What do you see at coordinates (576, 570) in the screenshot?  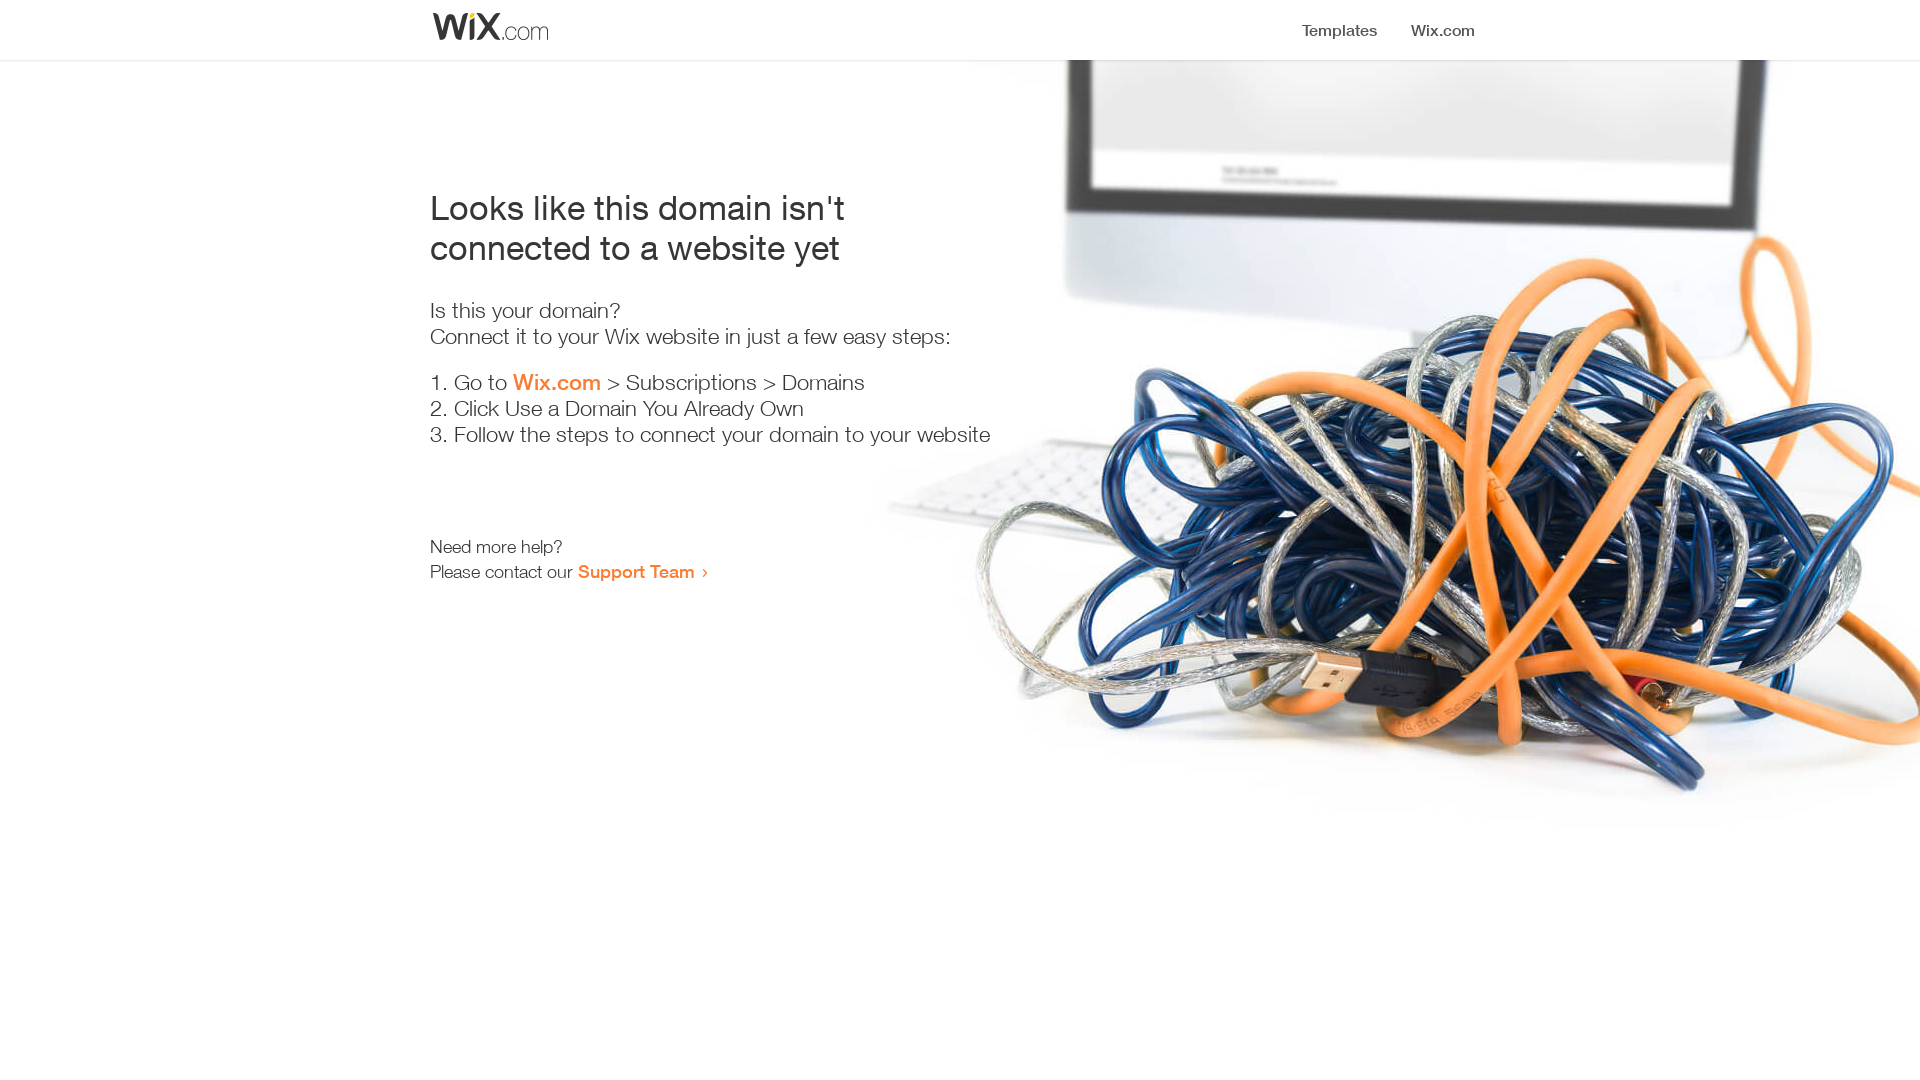 I see `'Support Team'` at bounding box center [576, 570].